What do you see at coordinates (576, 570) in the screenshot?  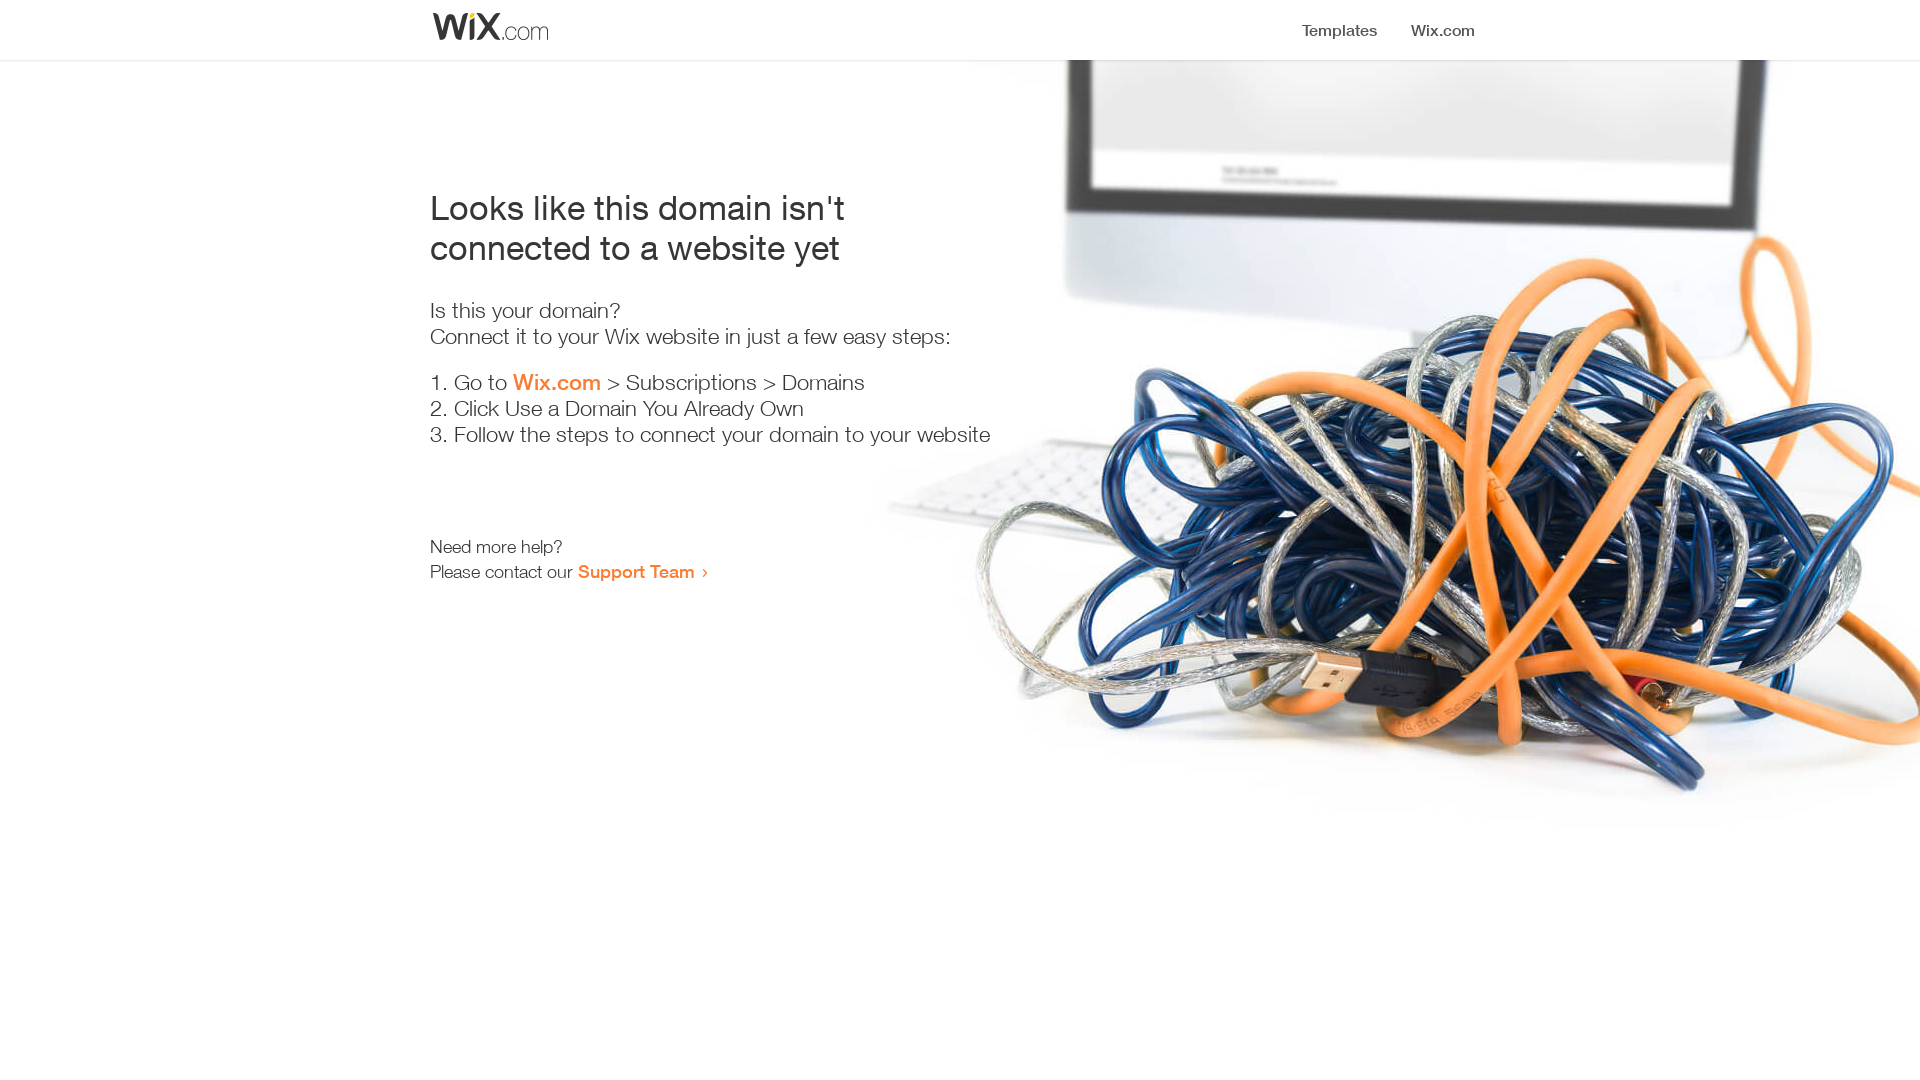 I see `'Support Team'` at bounding box center [576, 570].